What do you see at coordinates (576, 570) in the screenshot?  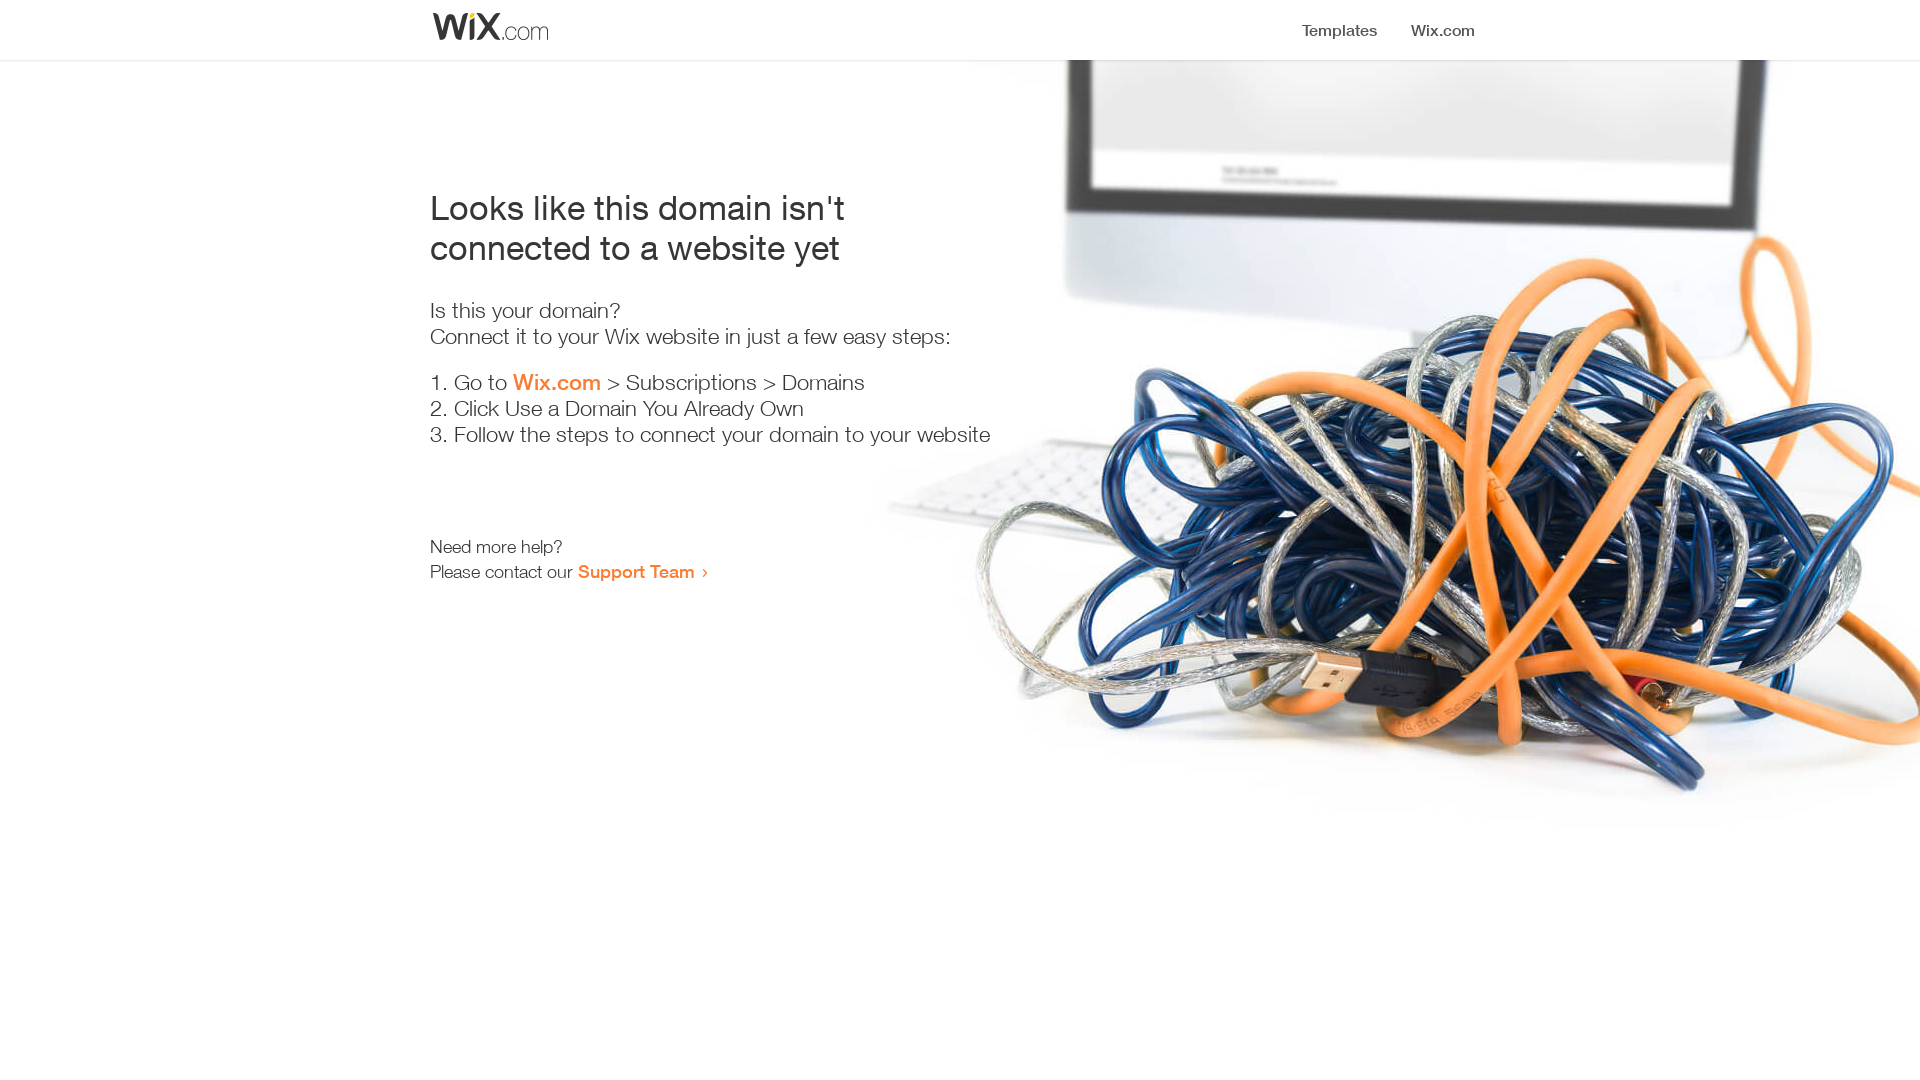 I see `'Support Team'` at bounding box center [576, 570].